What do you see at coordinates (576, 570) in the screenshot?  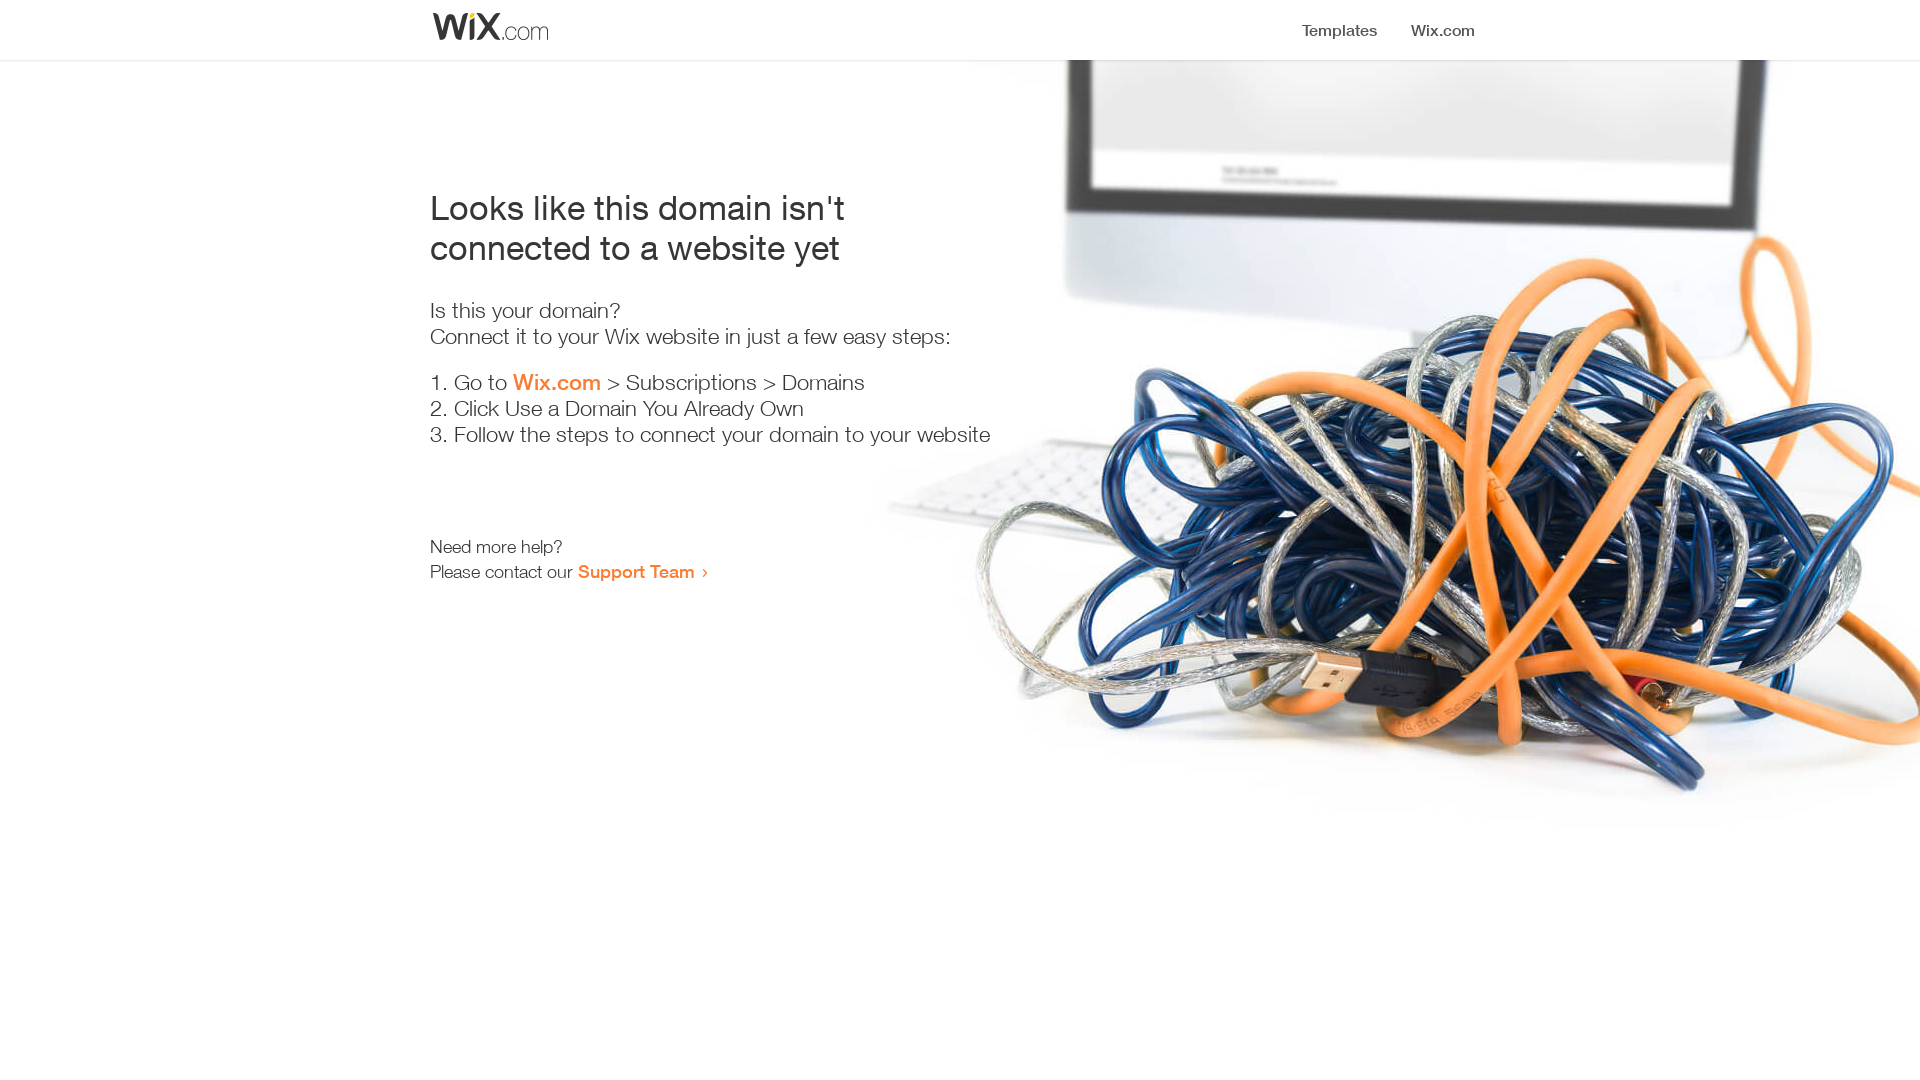 I see `'Support Team'` at bounding box center [576, 570].